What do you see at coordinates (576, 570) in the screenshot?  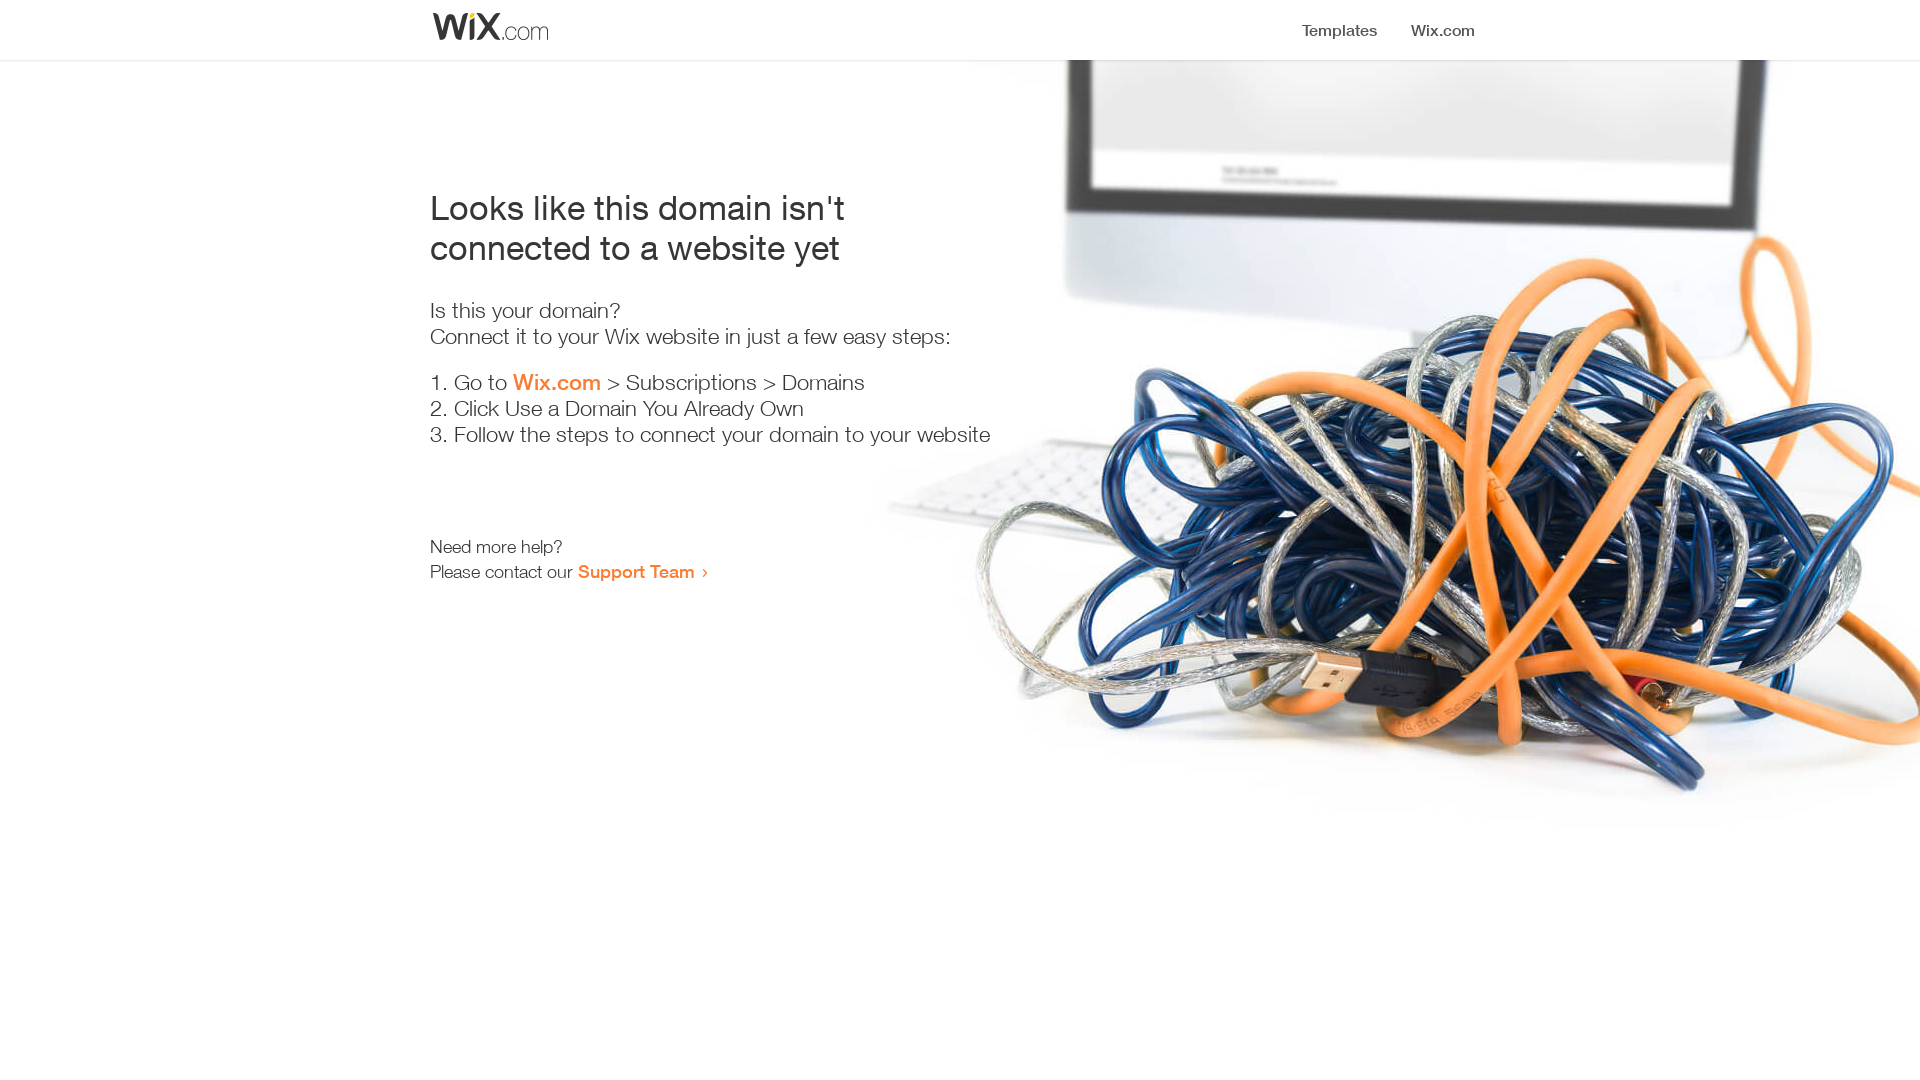 I see `'Support Team'` at bounding box center [576, 570].